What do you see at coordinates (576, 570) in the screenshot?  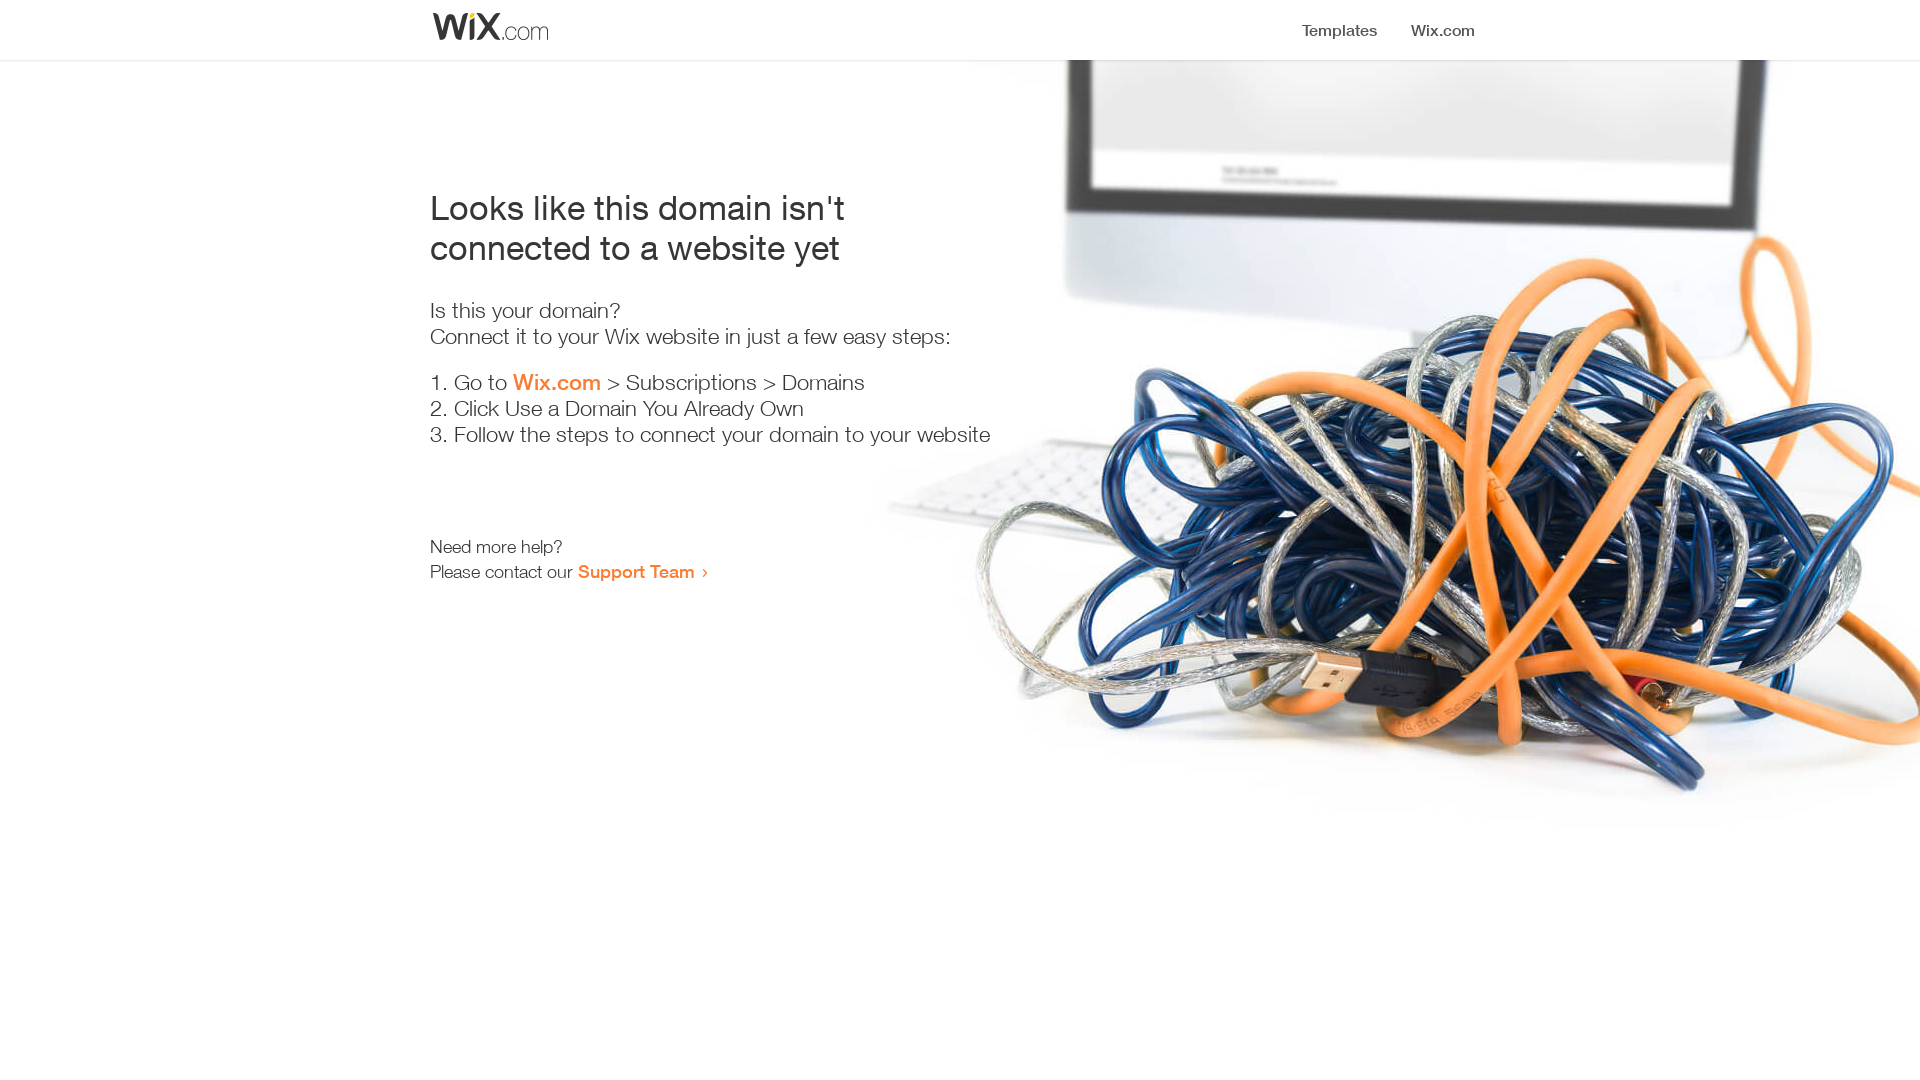 I see `'Support Team'` at bounding box center [576, 570].